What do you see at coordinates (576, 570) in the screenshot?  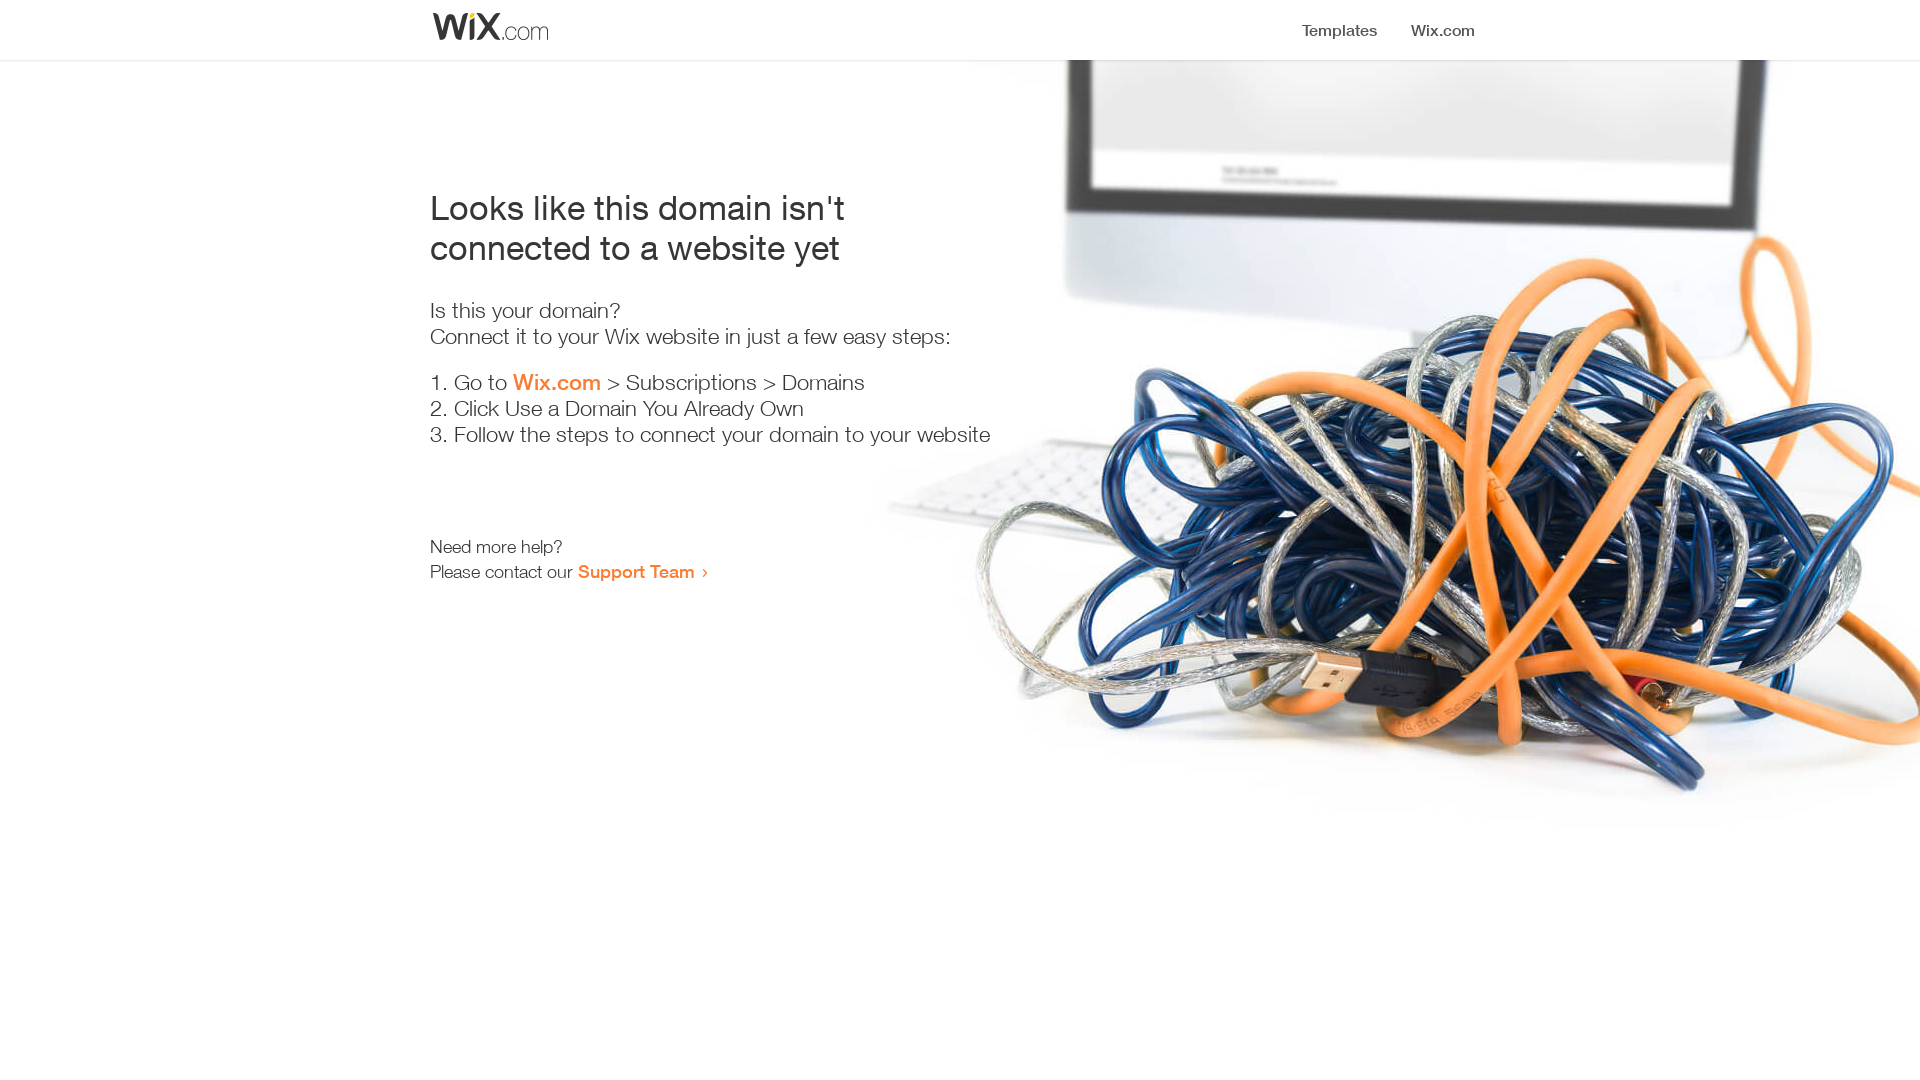 I see `'Support Team'` at bounding box center [576, 570].